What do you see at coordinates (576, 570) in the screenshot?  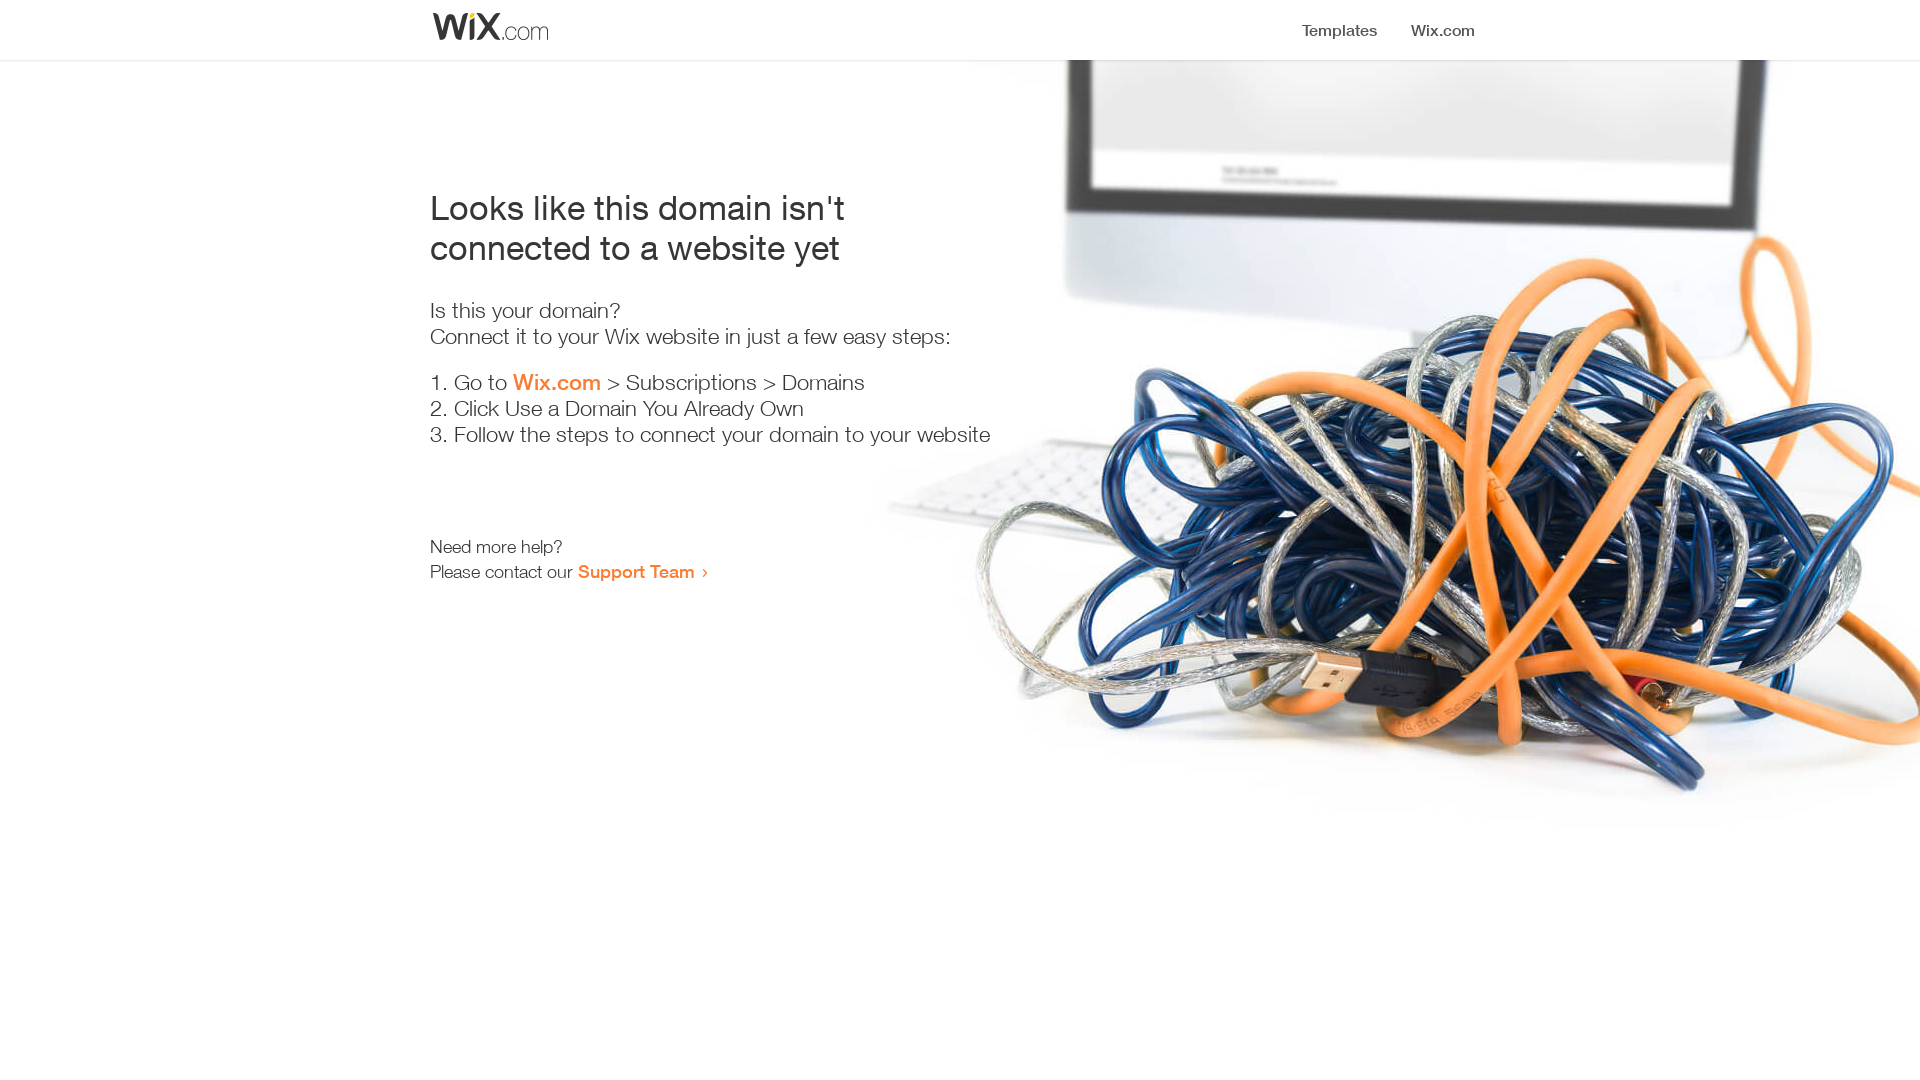 I see `'Support Team'` at bounding box center [576, 570].